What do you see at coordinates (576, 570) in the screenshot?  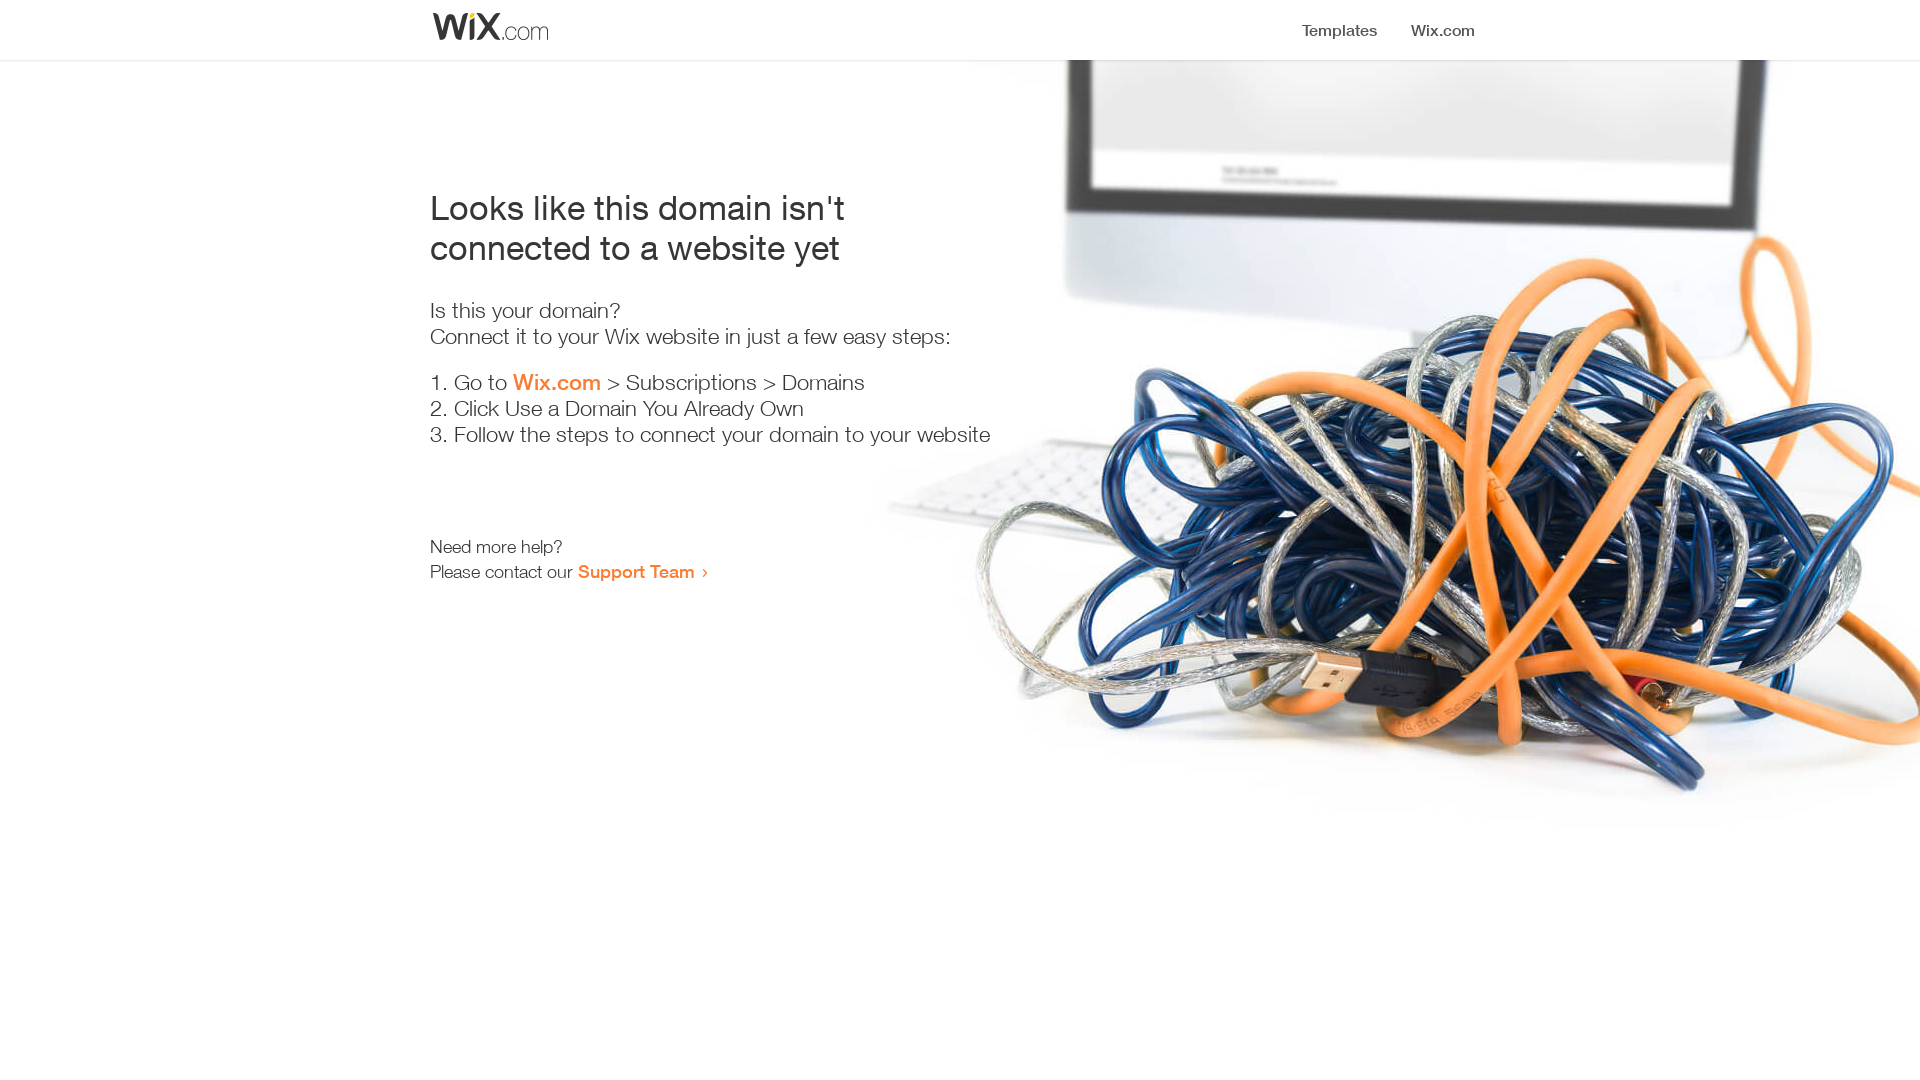 I see `'Support Team'` at bounding box center [576, 570].